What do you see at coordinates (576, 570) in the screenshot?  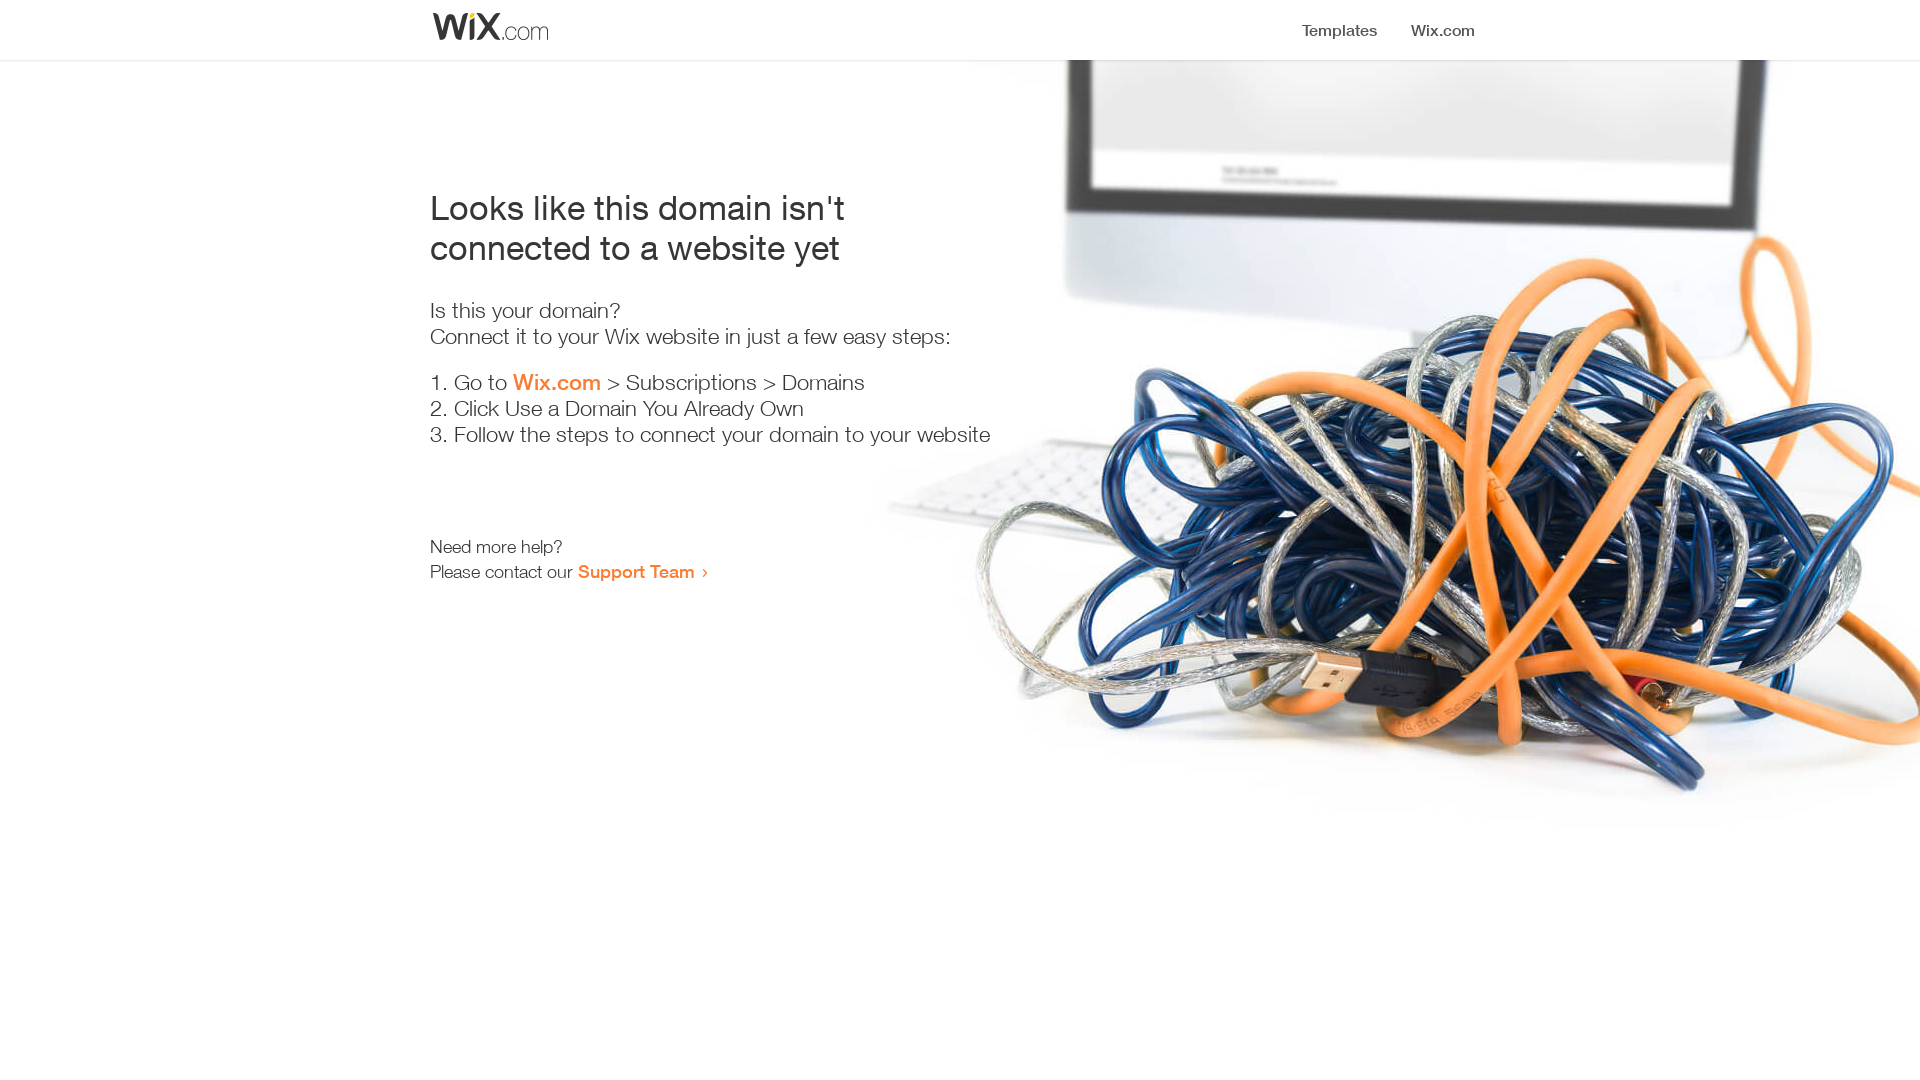 I see `'Support Team'` at bounding box center [576, 570].